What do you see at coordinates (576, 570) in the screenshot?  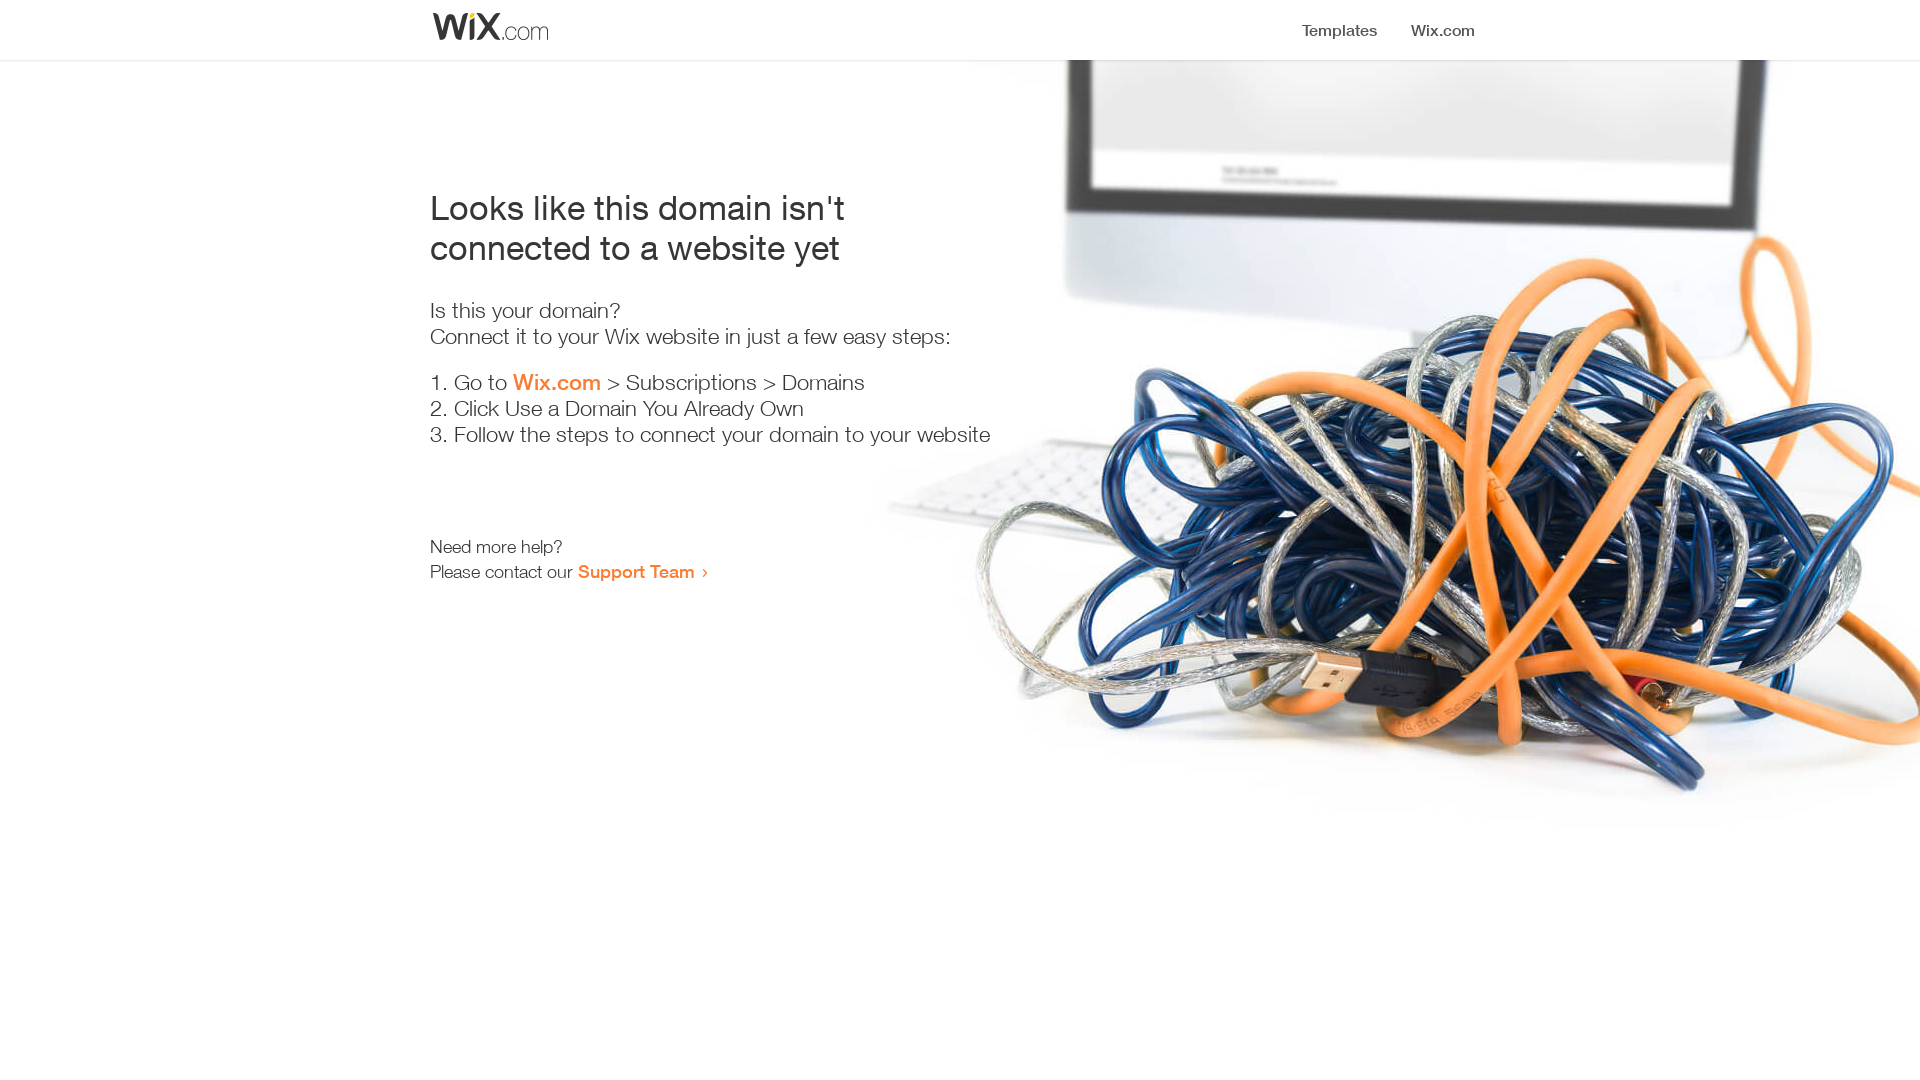 I see `'Support Team'` at bounding box center [576, 570].